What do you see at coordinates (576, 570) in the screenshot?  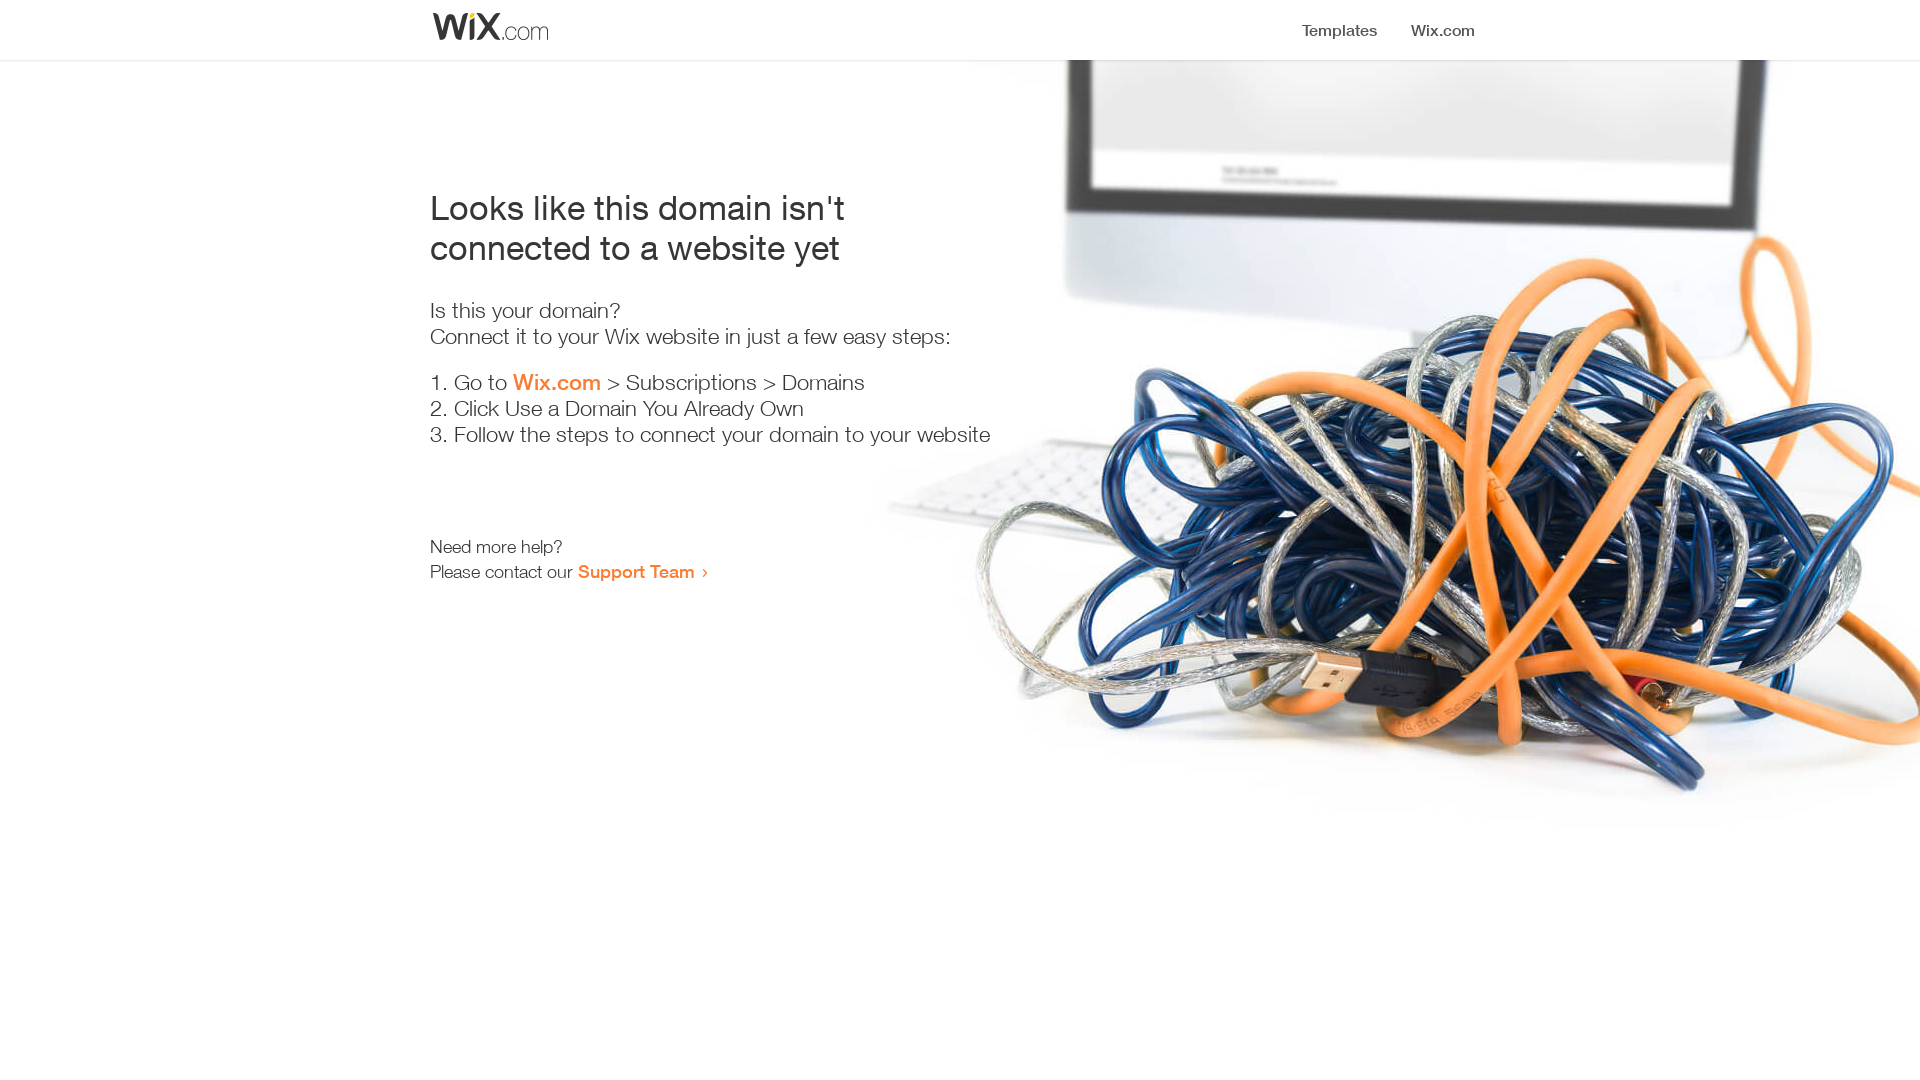 I see `'Support Team'` at bounding box center [576, 570].